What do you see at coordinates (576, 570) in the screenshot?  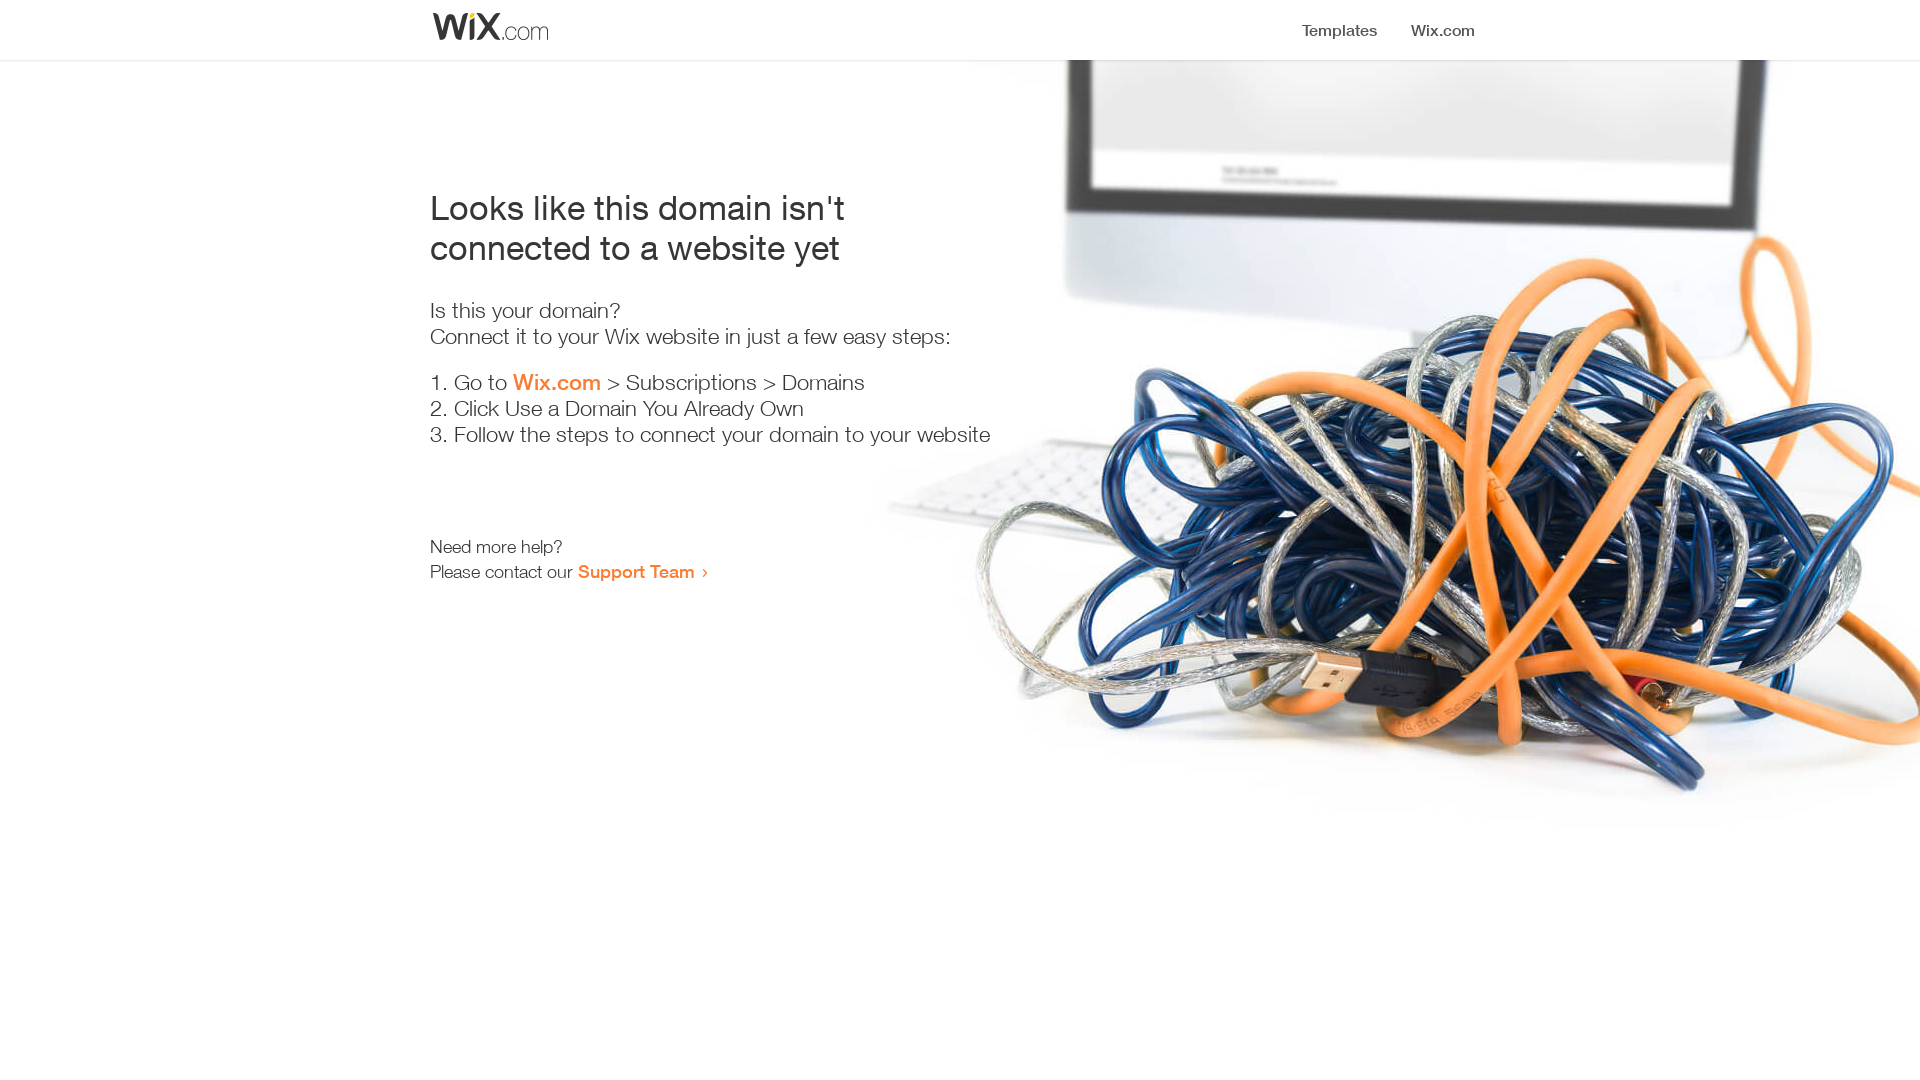 I see `'Support Team'` at bounding box center [576, 570].